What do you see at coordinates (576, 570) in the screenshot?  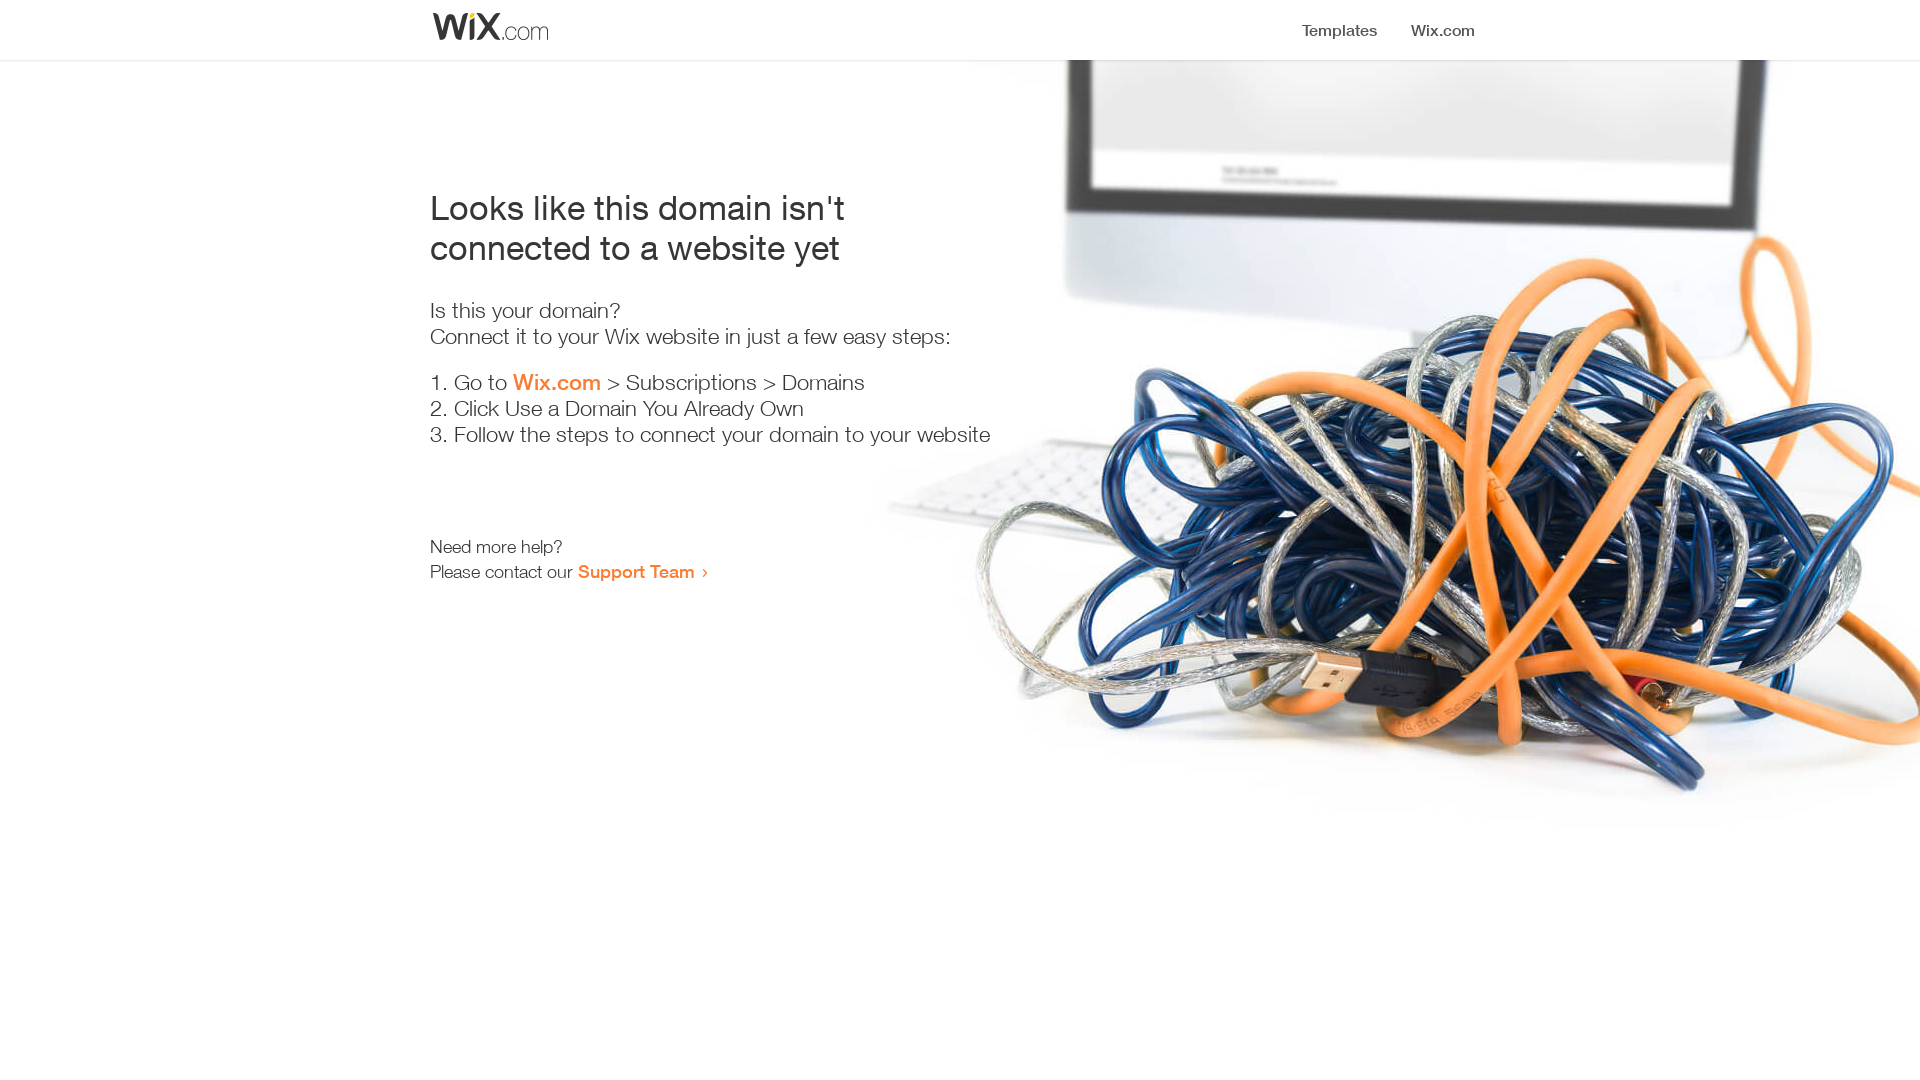 I see `'Support Team'` at bounding box center [576, 570].